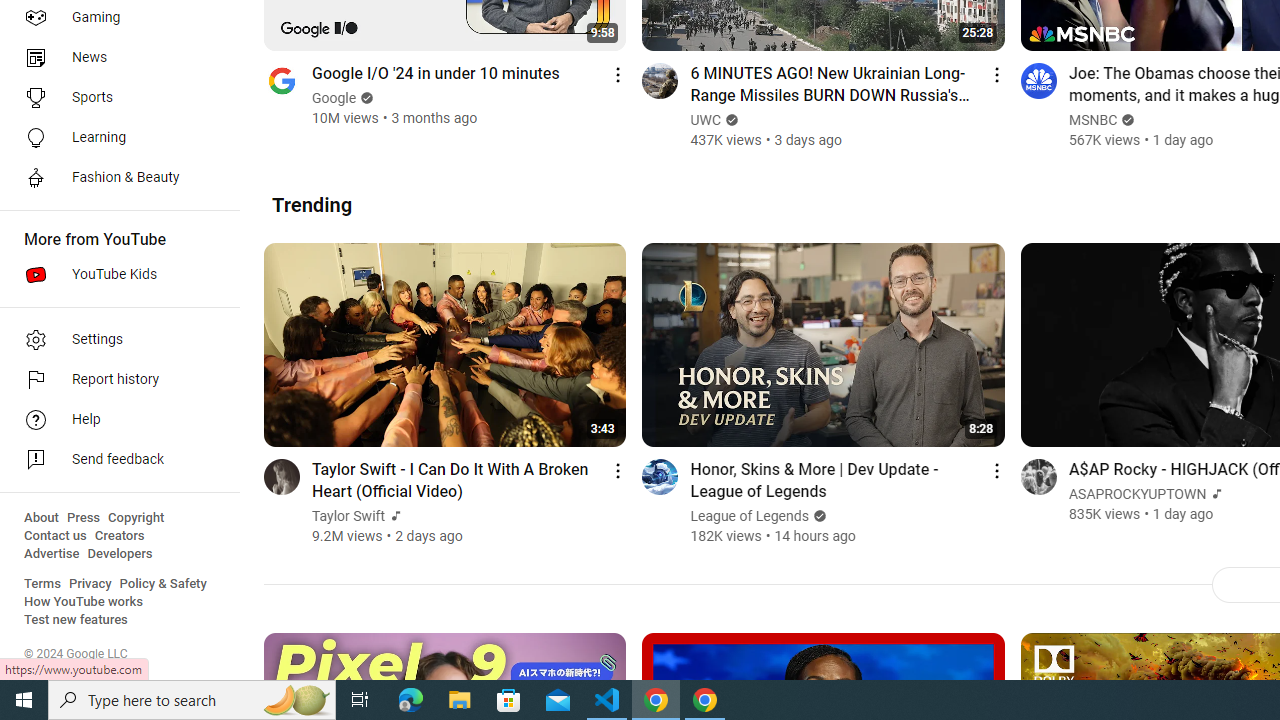 The image size is (1280, 720). What do you see at coordinates (1137, 494) in the screenshot?
I see `'ASAPROCKYUPTOWN'` at bounding box center [1137, 494].